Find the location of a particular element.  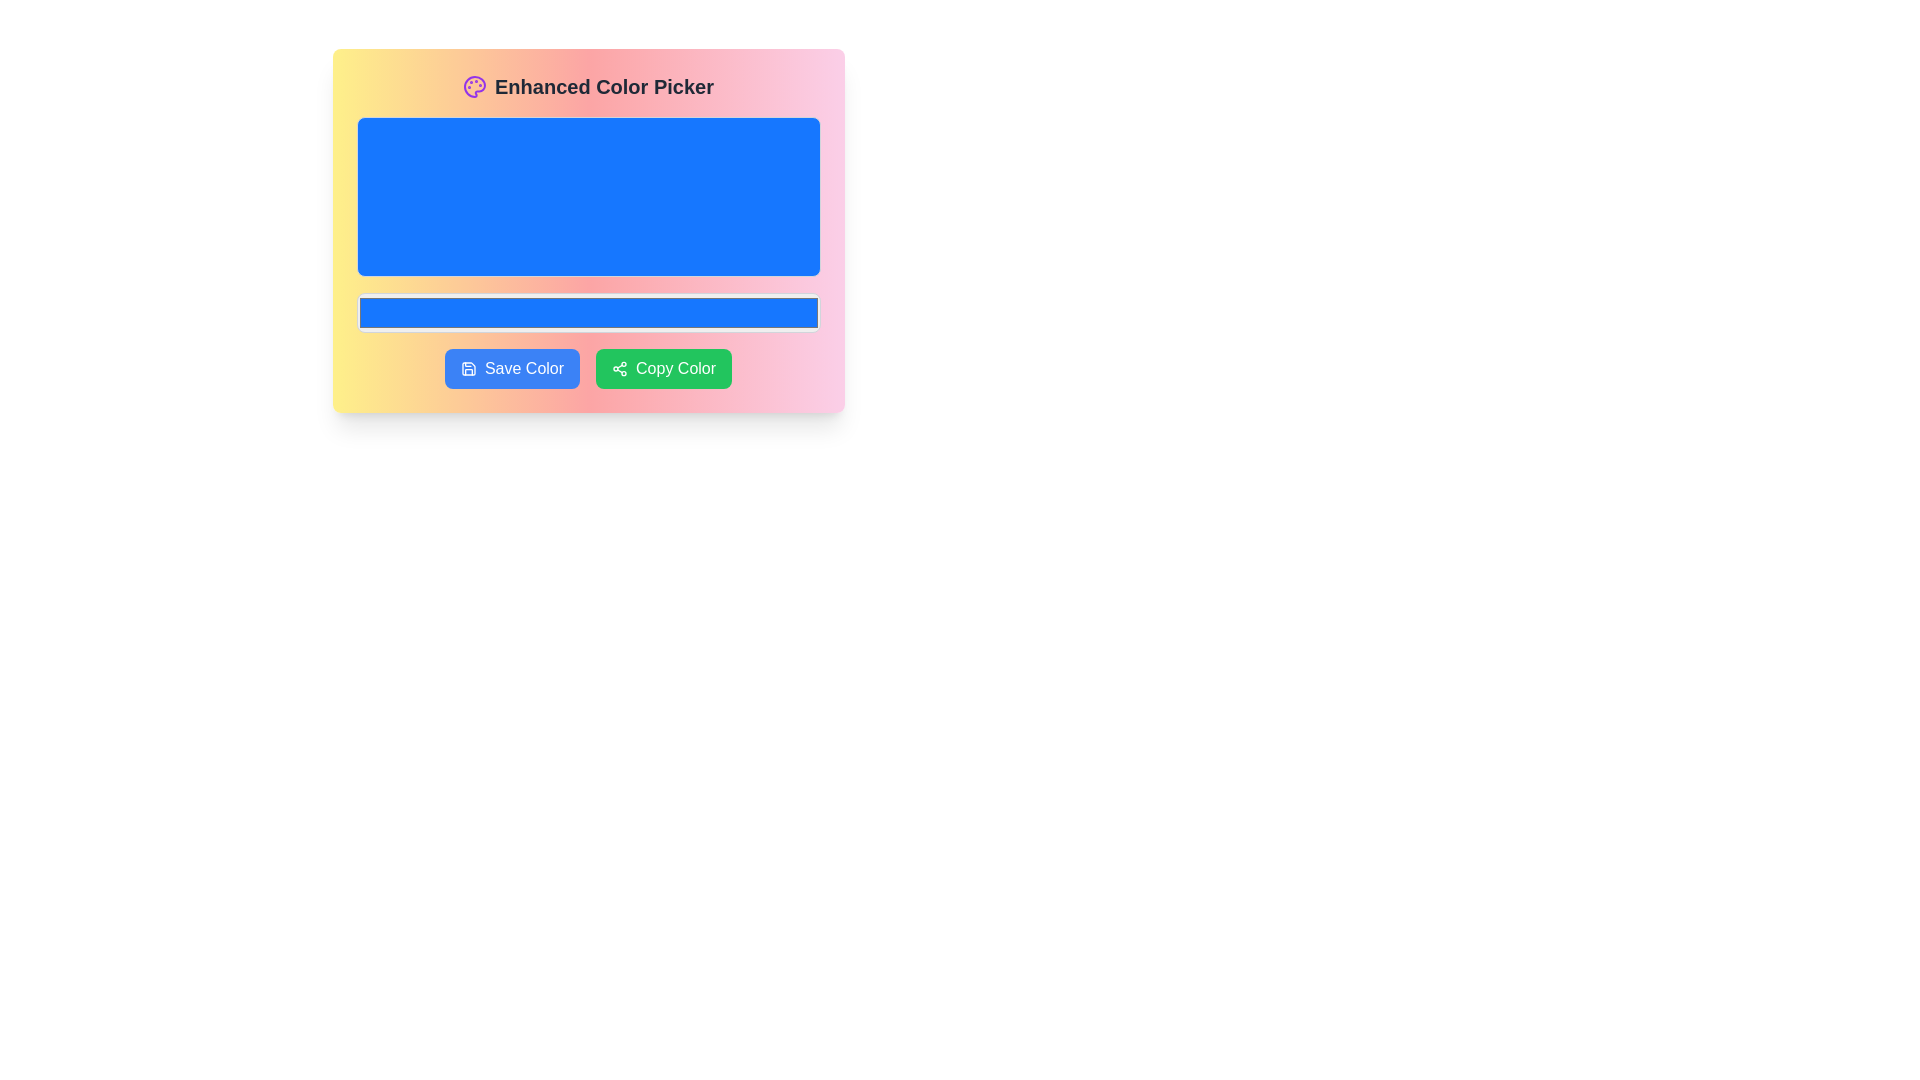

the graphical icon resembling three connected nodes arranged in a triangular layout, located within the 'Copy Color' button area, aligned towards the left side of the button's text is located at coordinates (618, 369).